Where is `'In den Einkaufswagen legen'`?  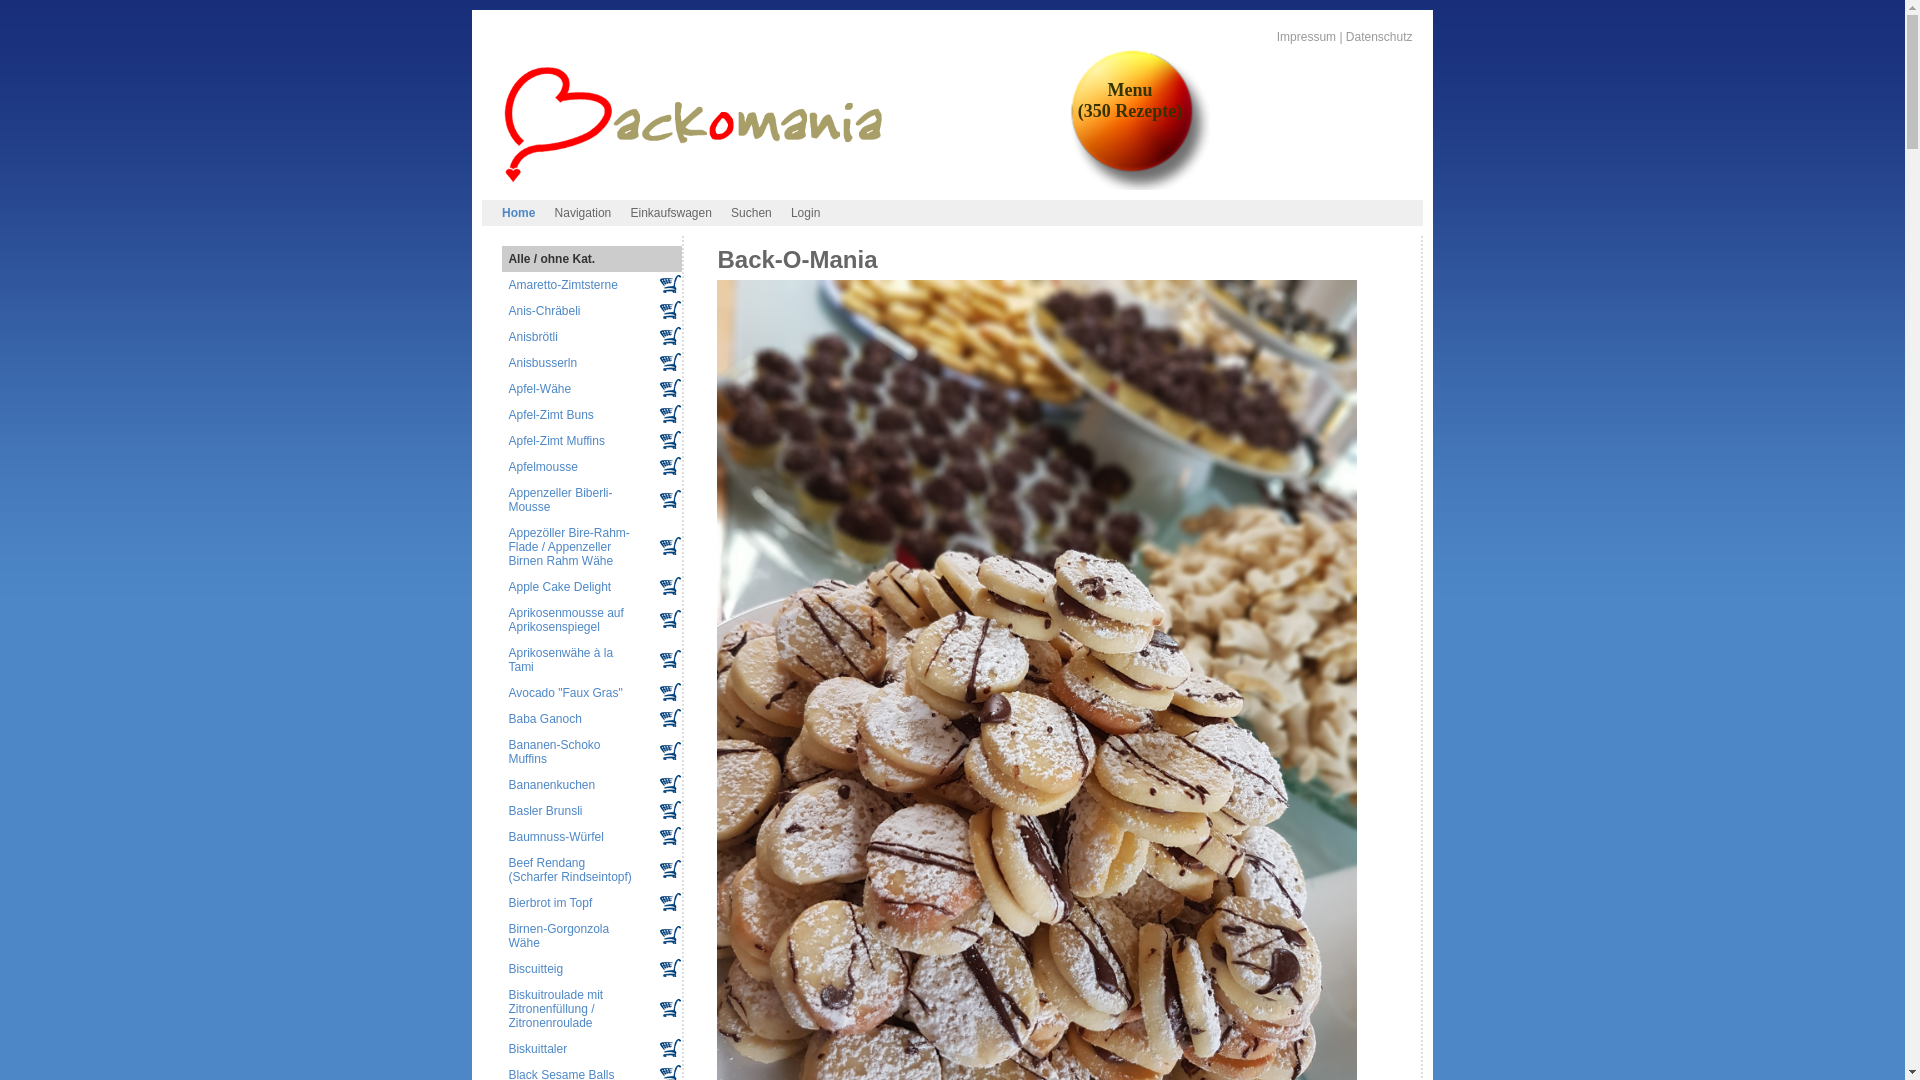
'In den Einkaufswagen legen' is located at coordinates (670, 751).